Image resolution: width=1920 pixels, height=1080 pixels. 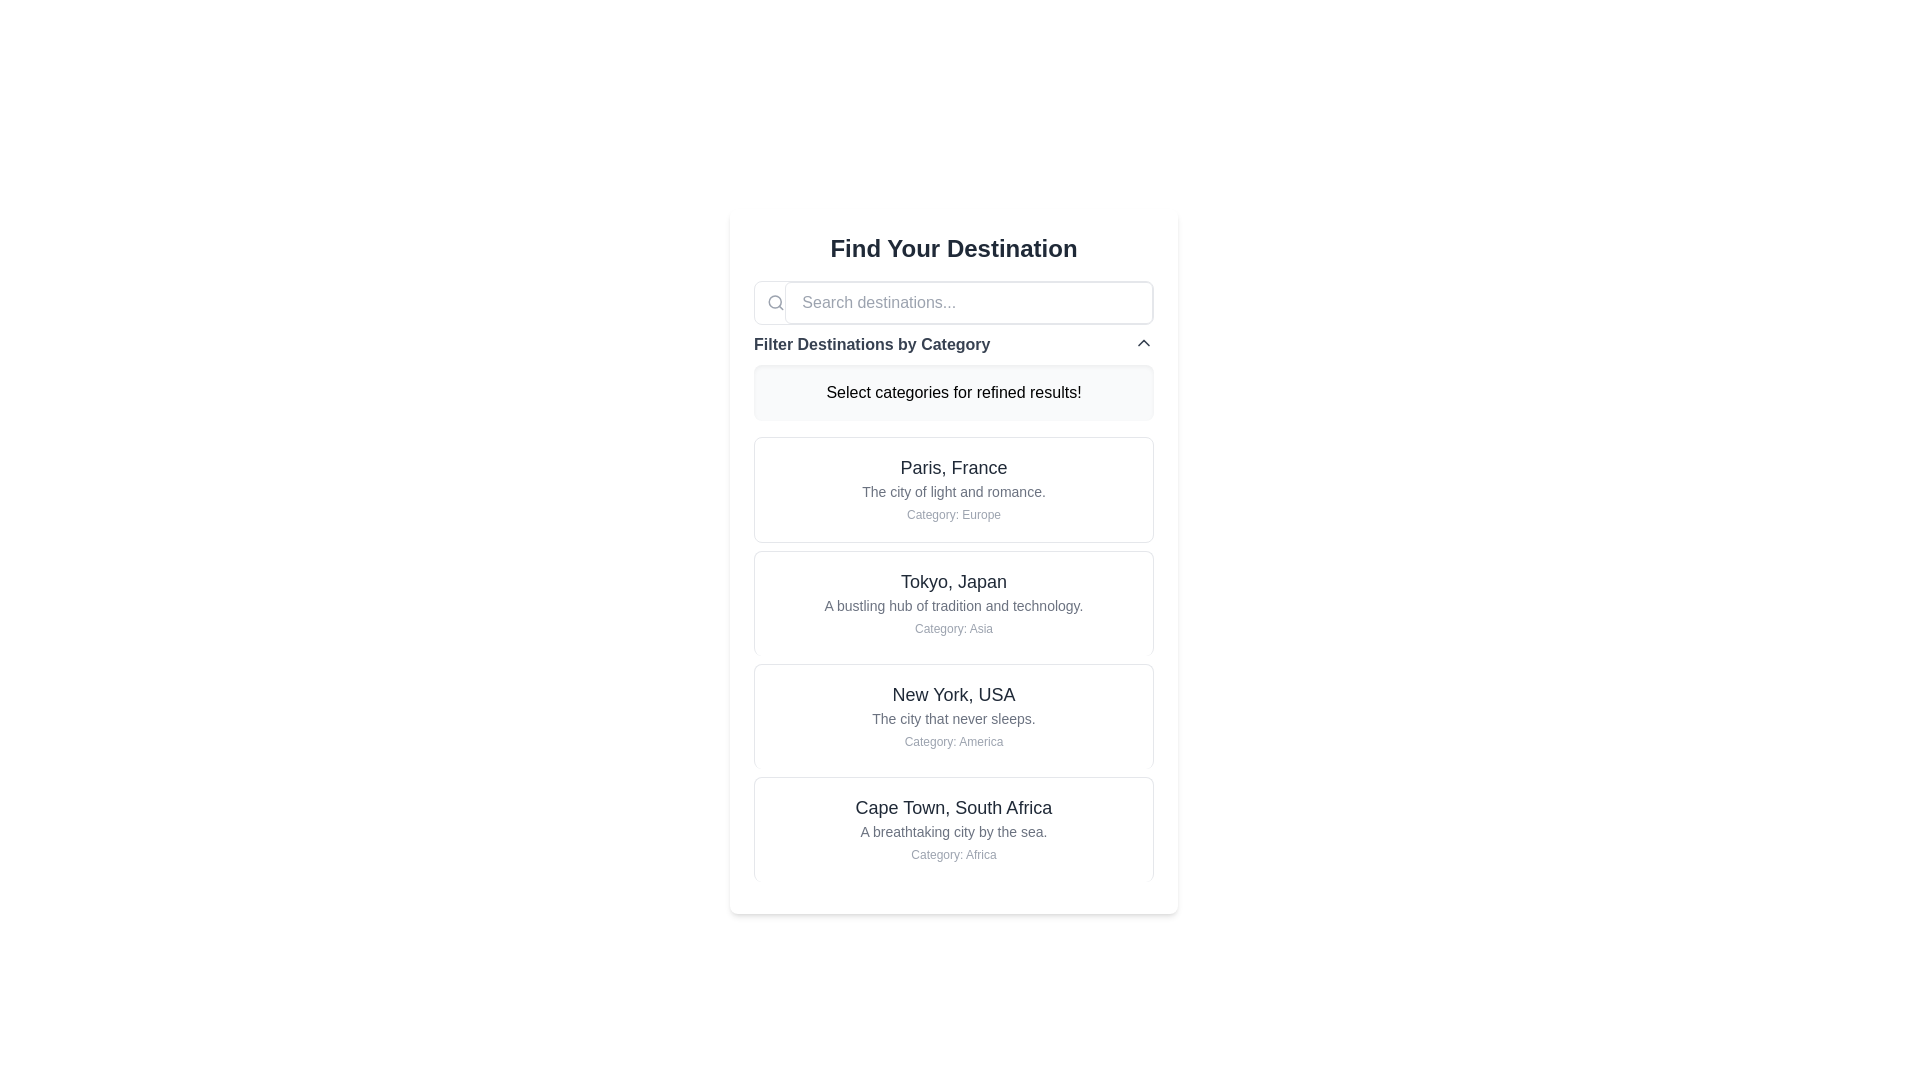 I want to click on information displayed on the first Informational Card in the list of destinations, located below the header 'Filter Destinations by Category', so click(x=953, y=489).